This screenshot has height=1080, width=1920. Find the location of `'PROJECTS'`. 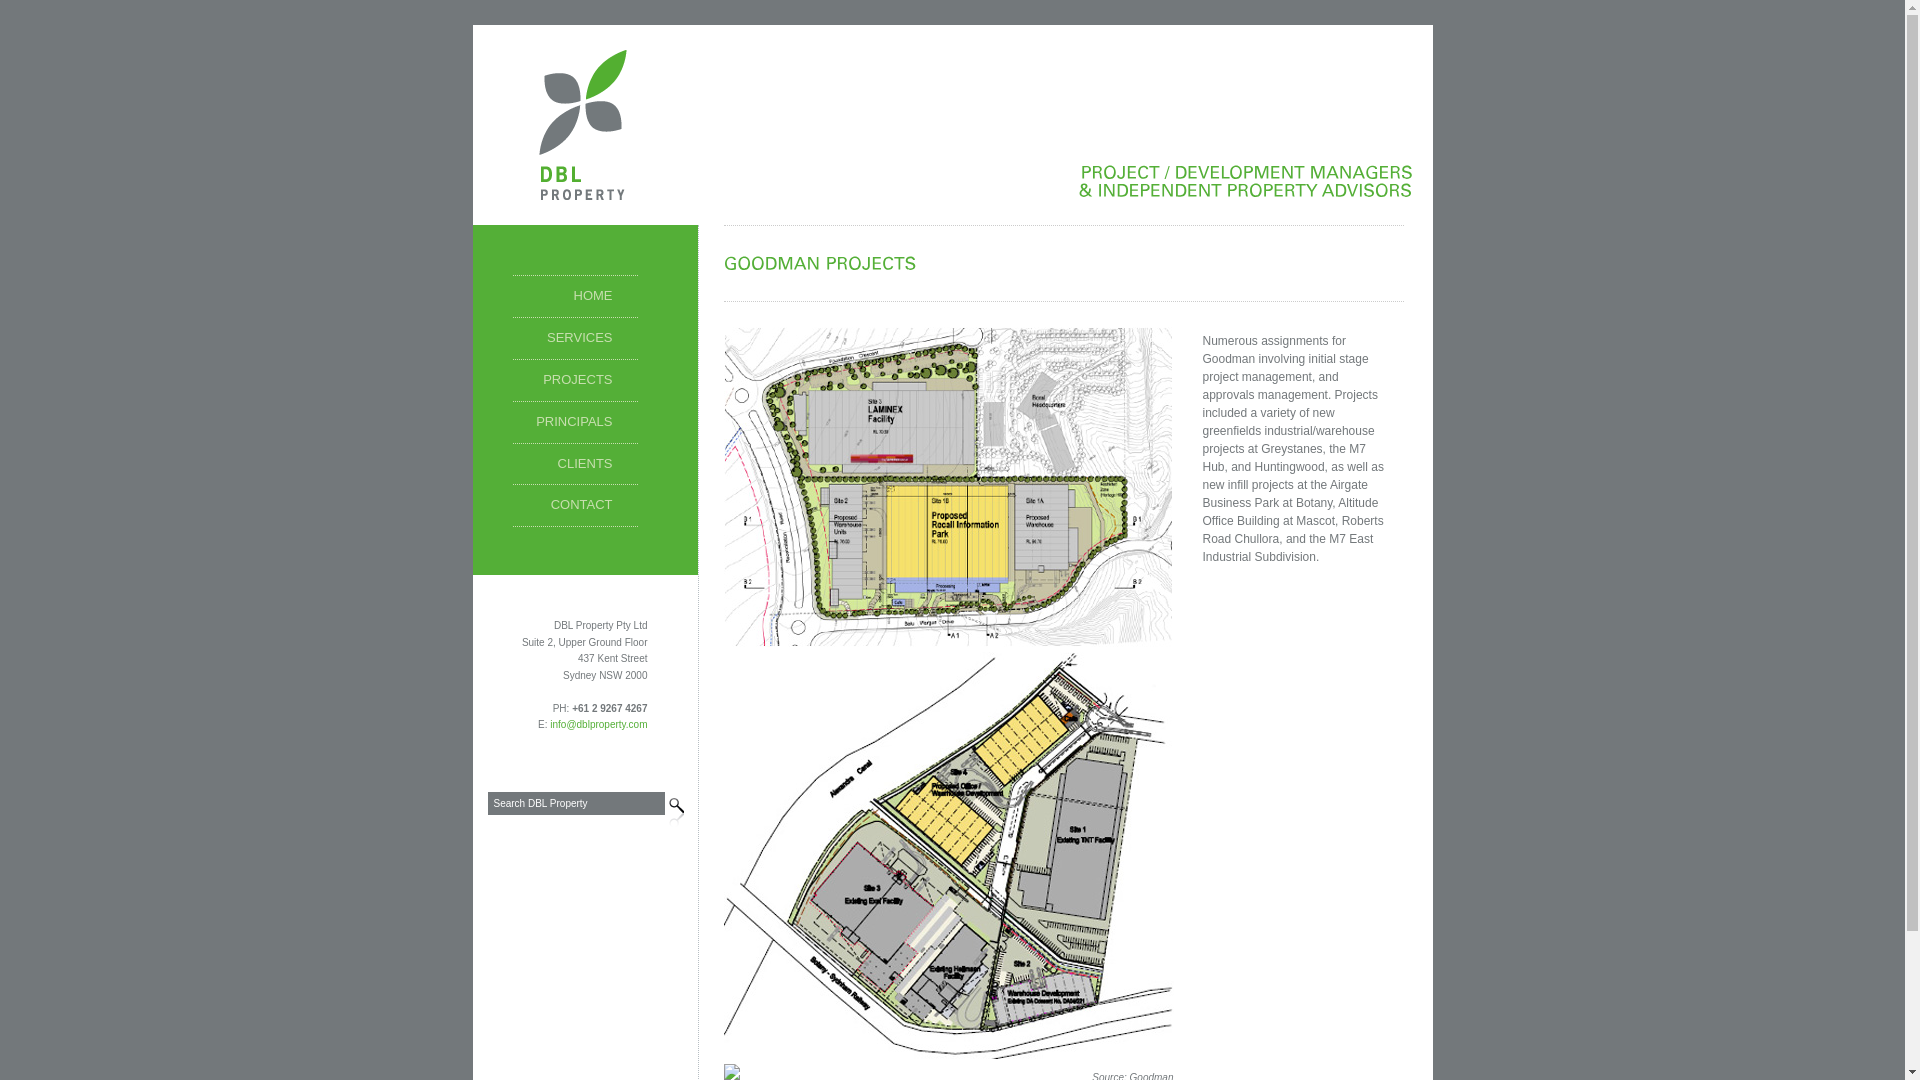

'PROJECTS' is located at coordinates (573, 381).